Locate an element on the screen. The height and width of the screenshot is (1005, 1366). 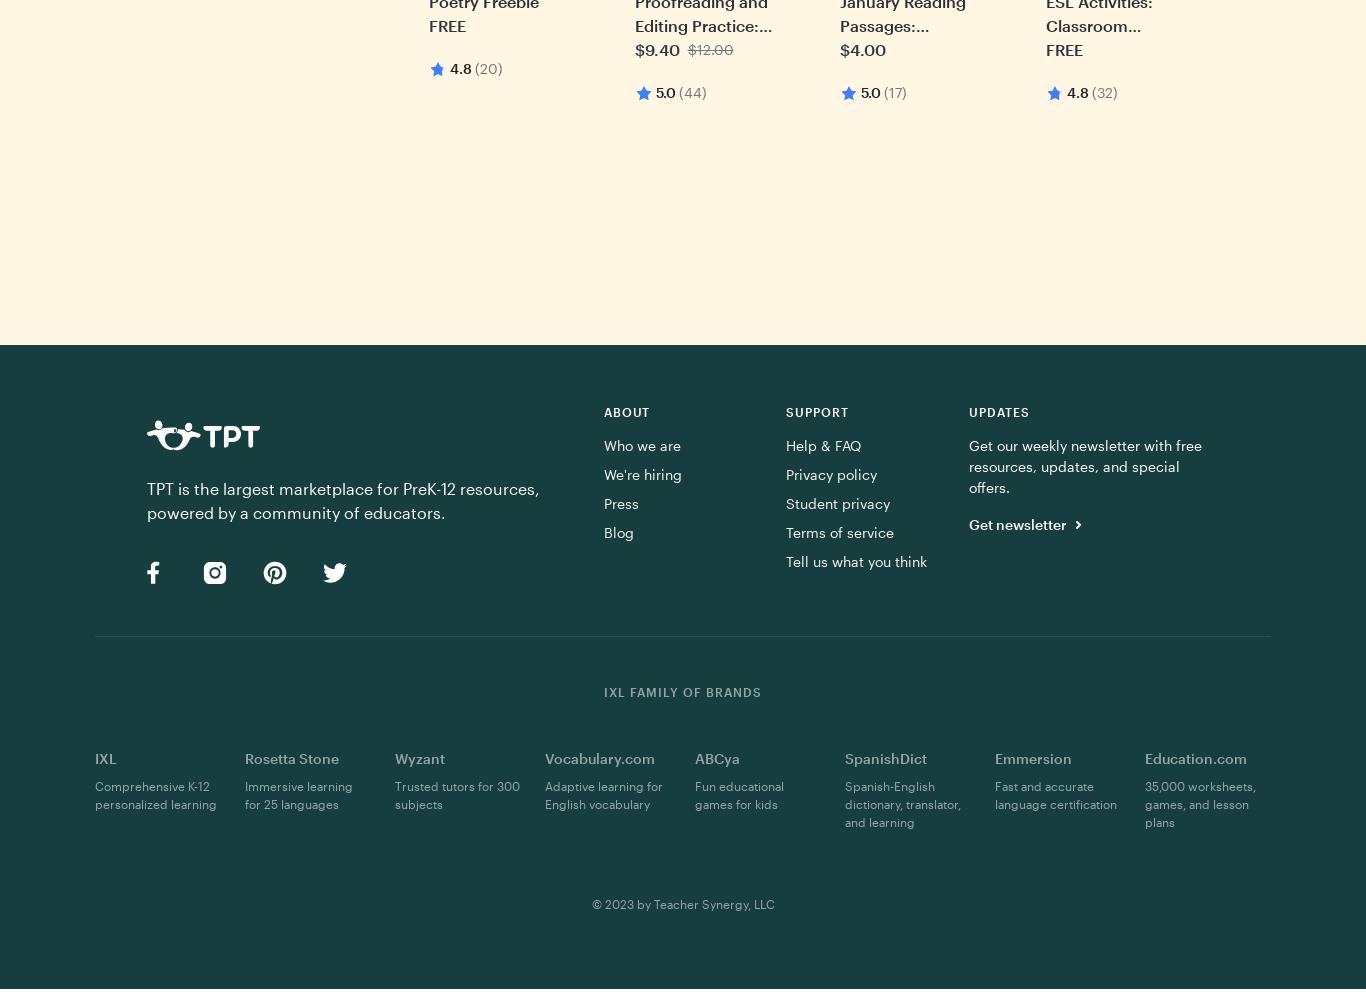
'$12.00' is located at coordinates (710, 49).